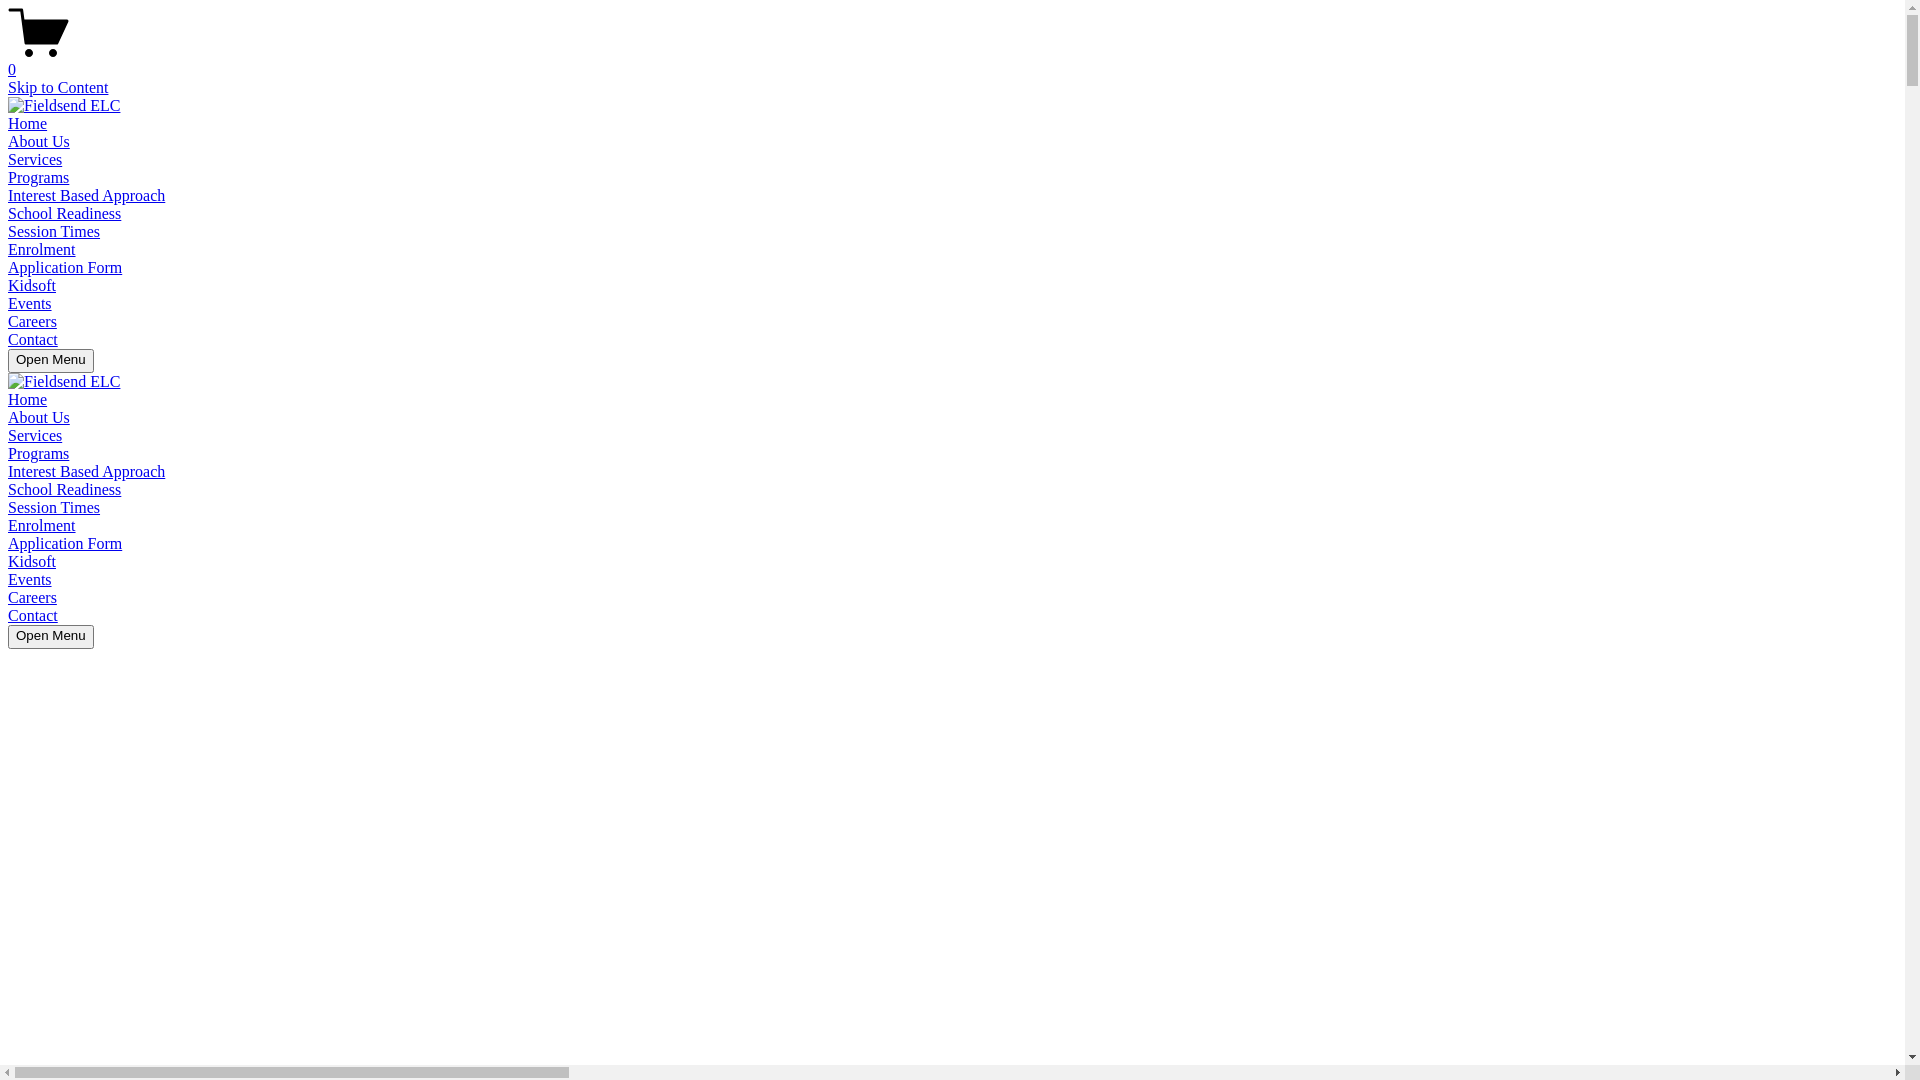  I want to click on 'About Us', so click(38, 140).